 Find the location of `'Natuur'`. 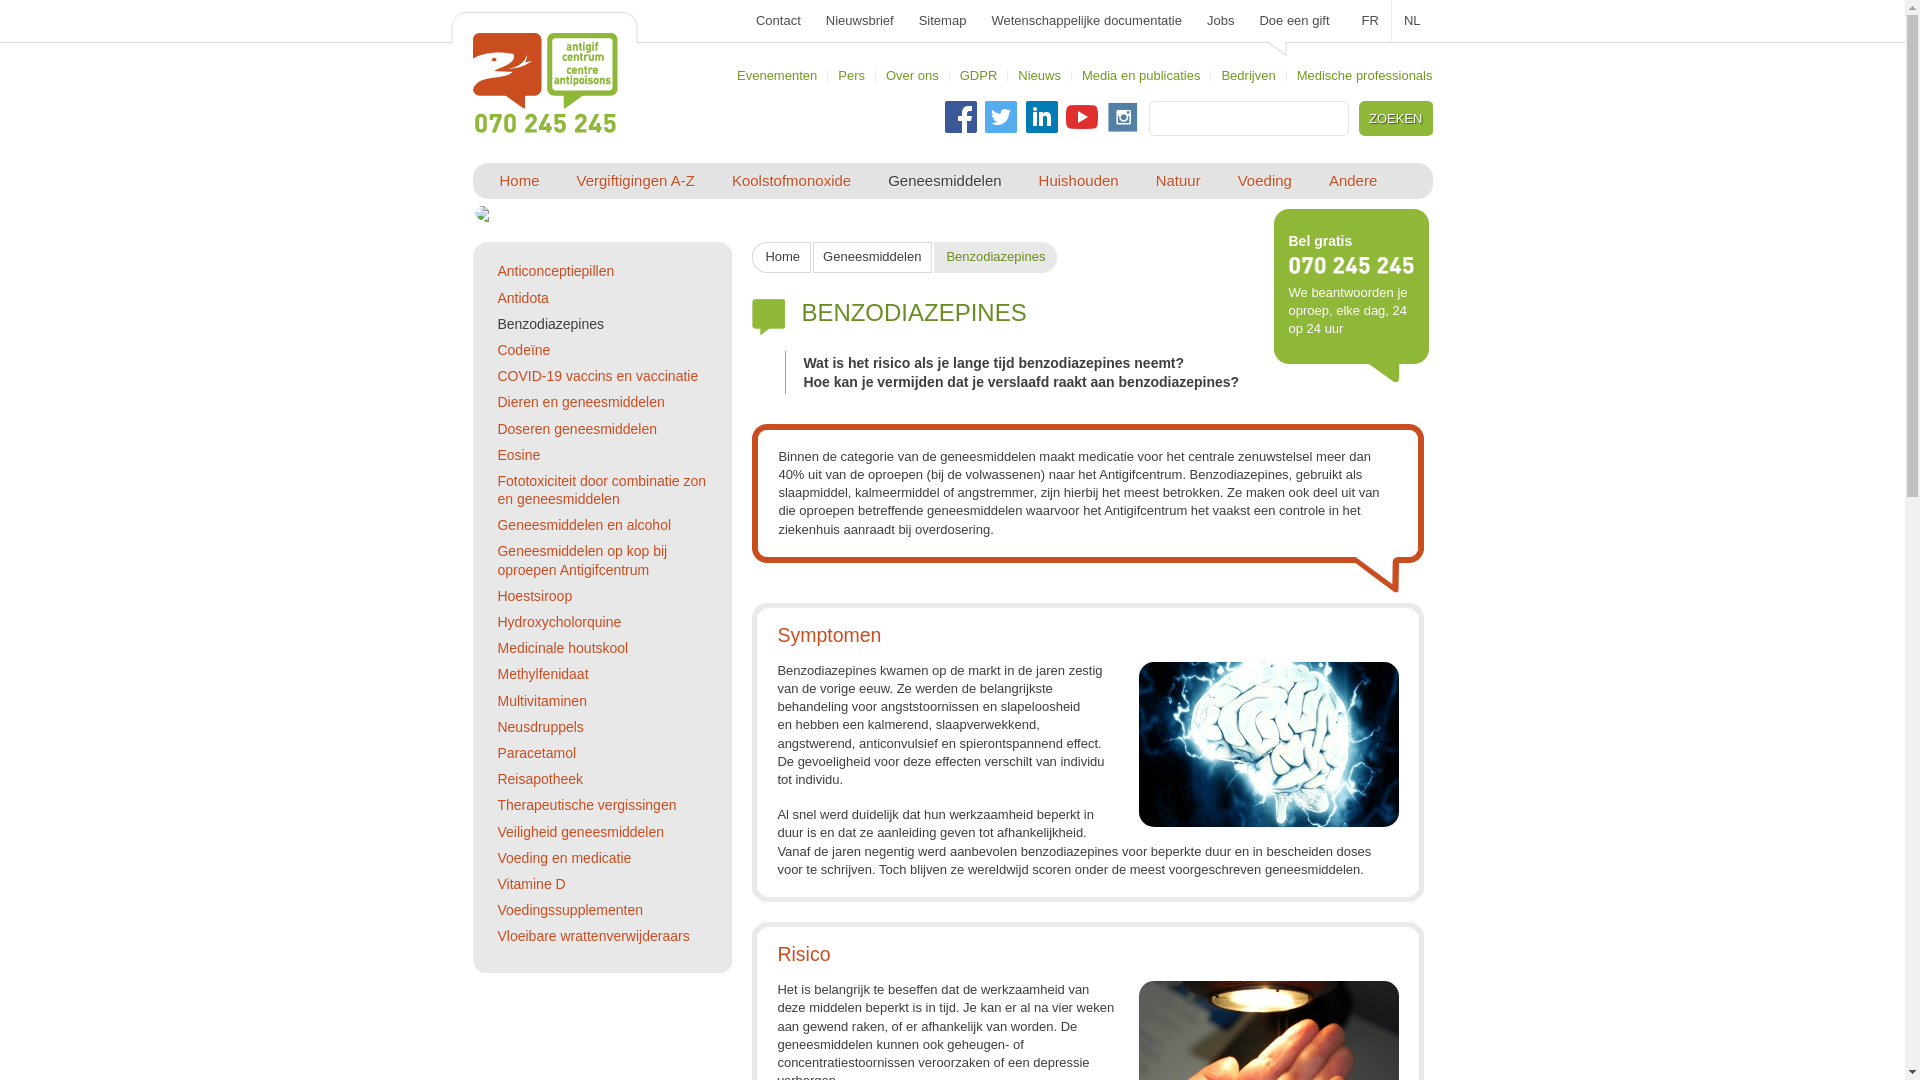

'Natuur' is located at coordinates (1178, 181).